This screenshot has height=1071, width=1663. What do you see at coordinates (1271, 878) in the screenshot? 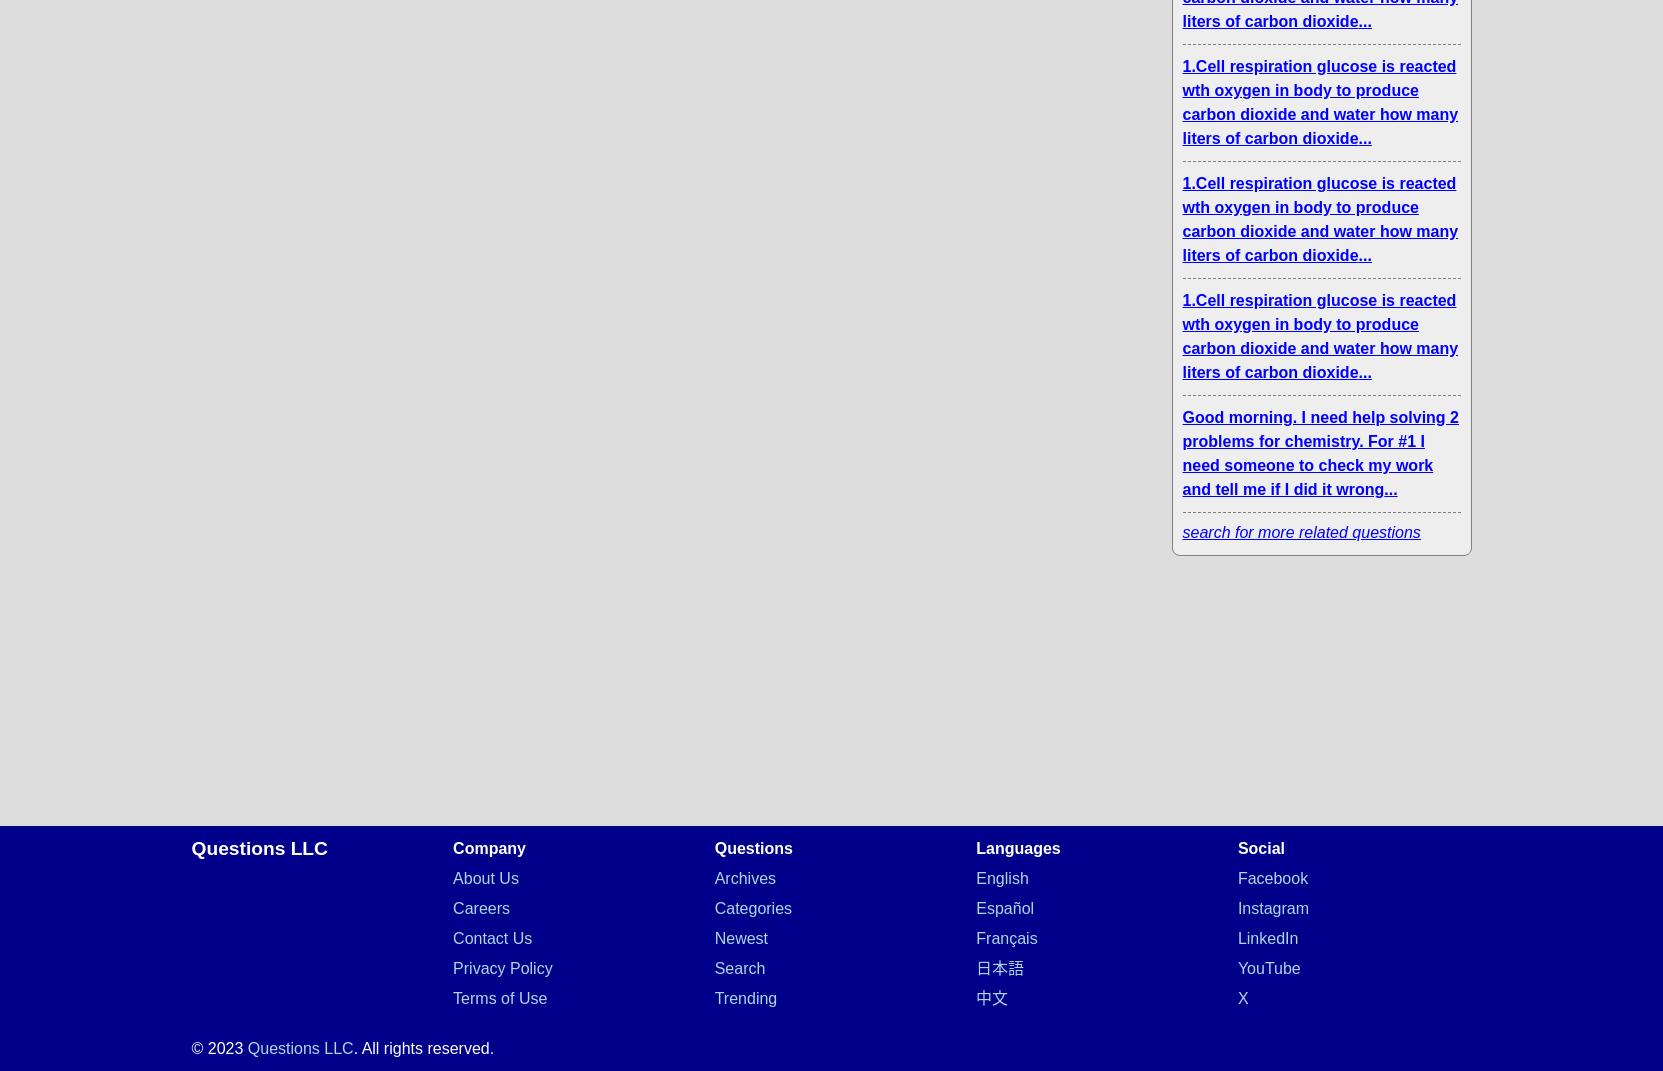
I see `'Facebook'` at bounding box center [1271, 878].